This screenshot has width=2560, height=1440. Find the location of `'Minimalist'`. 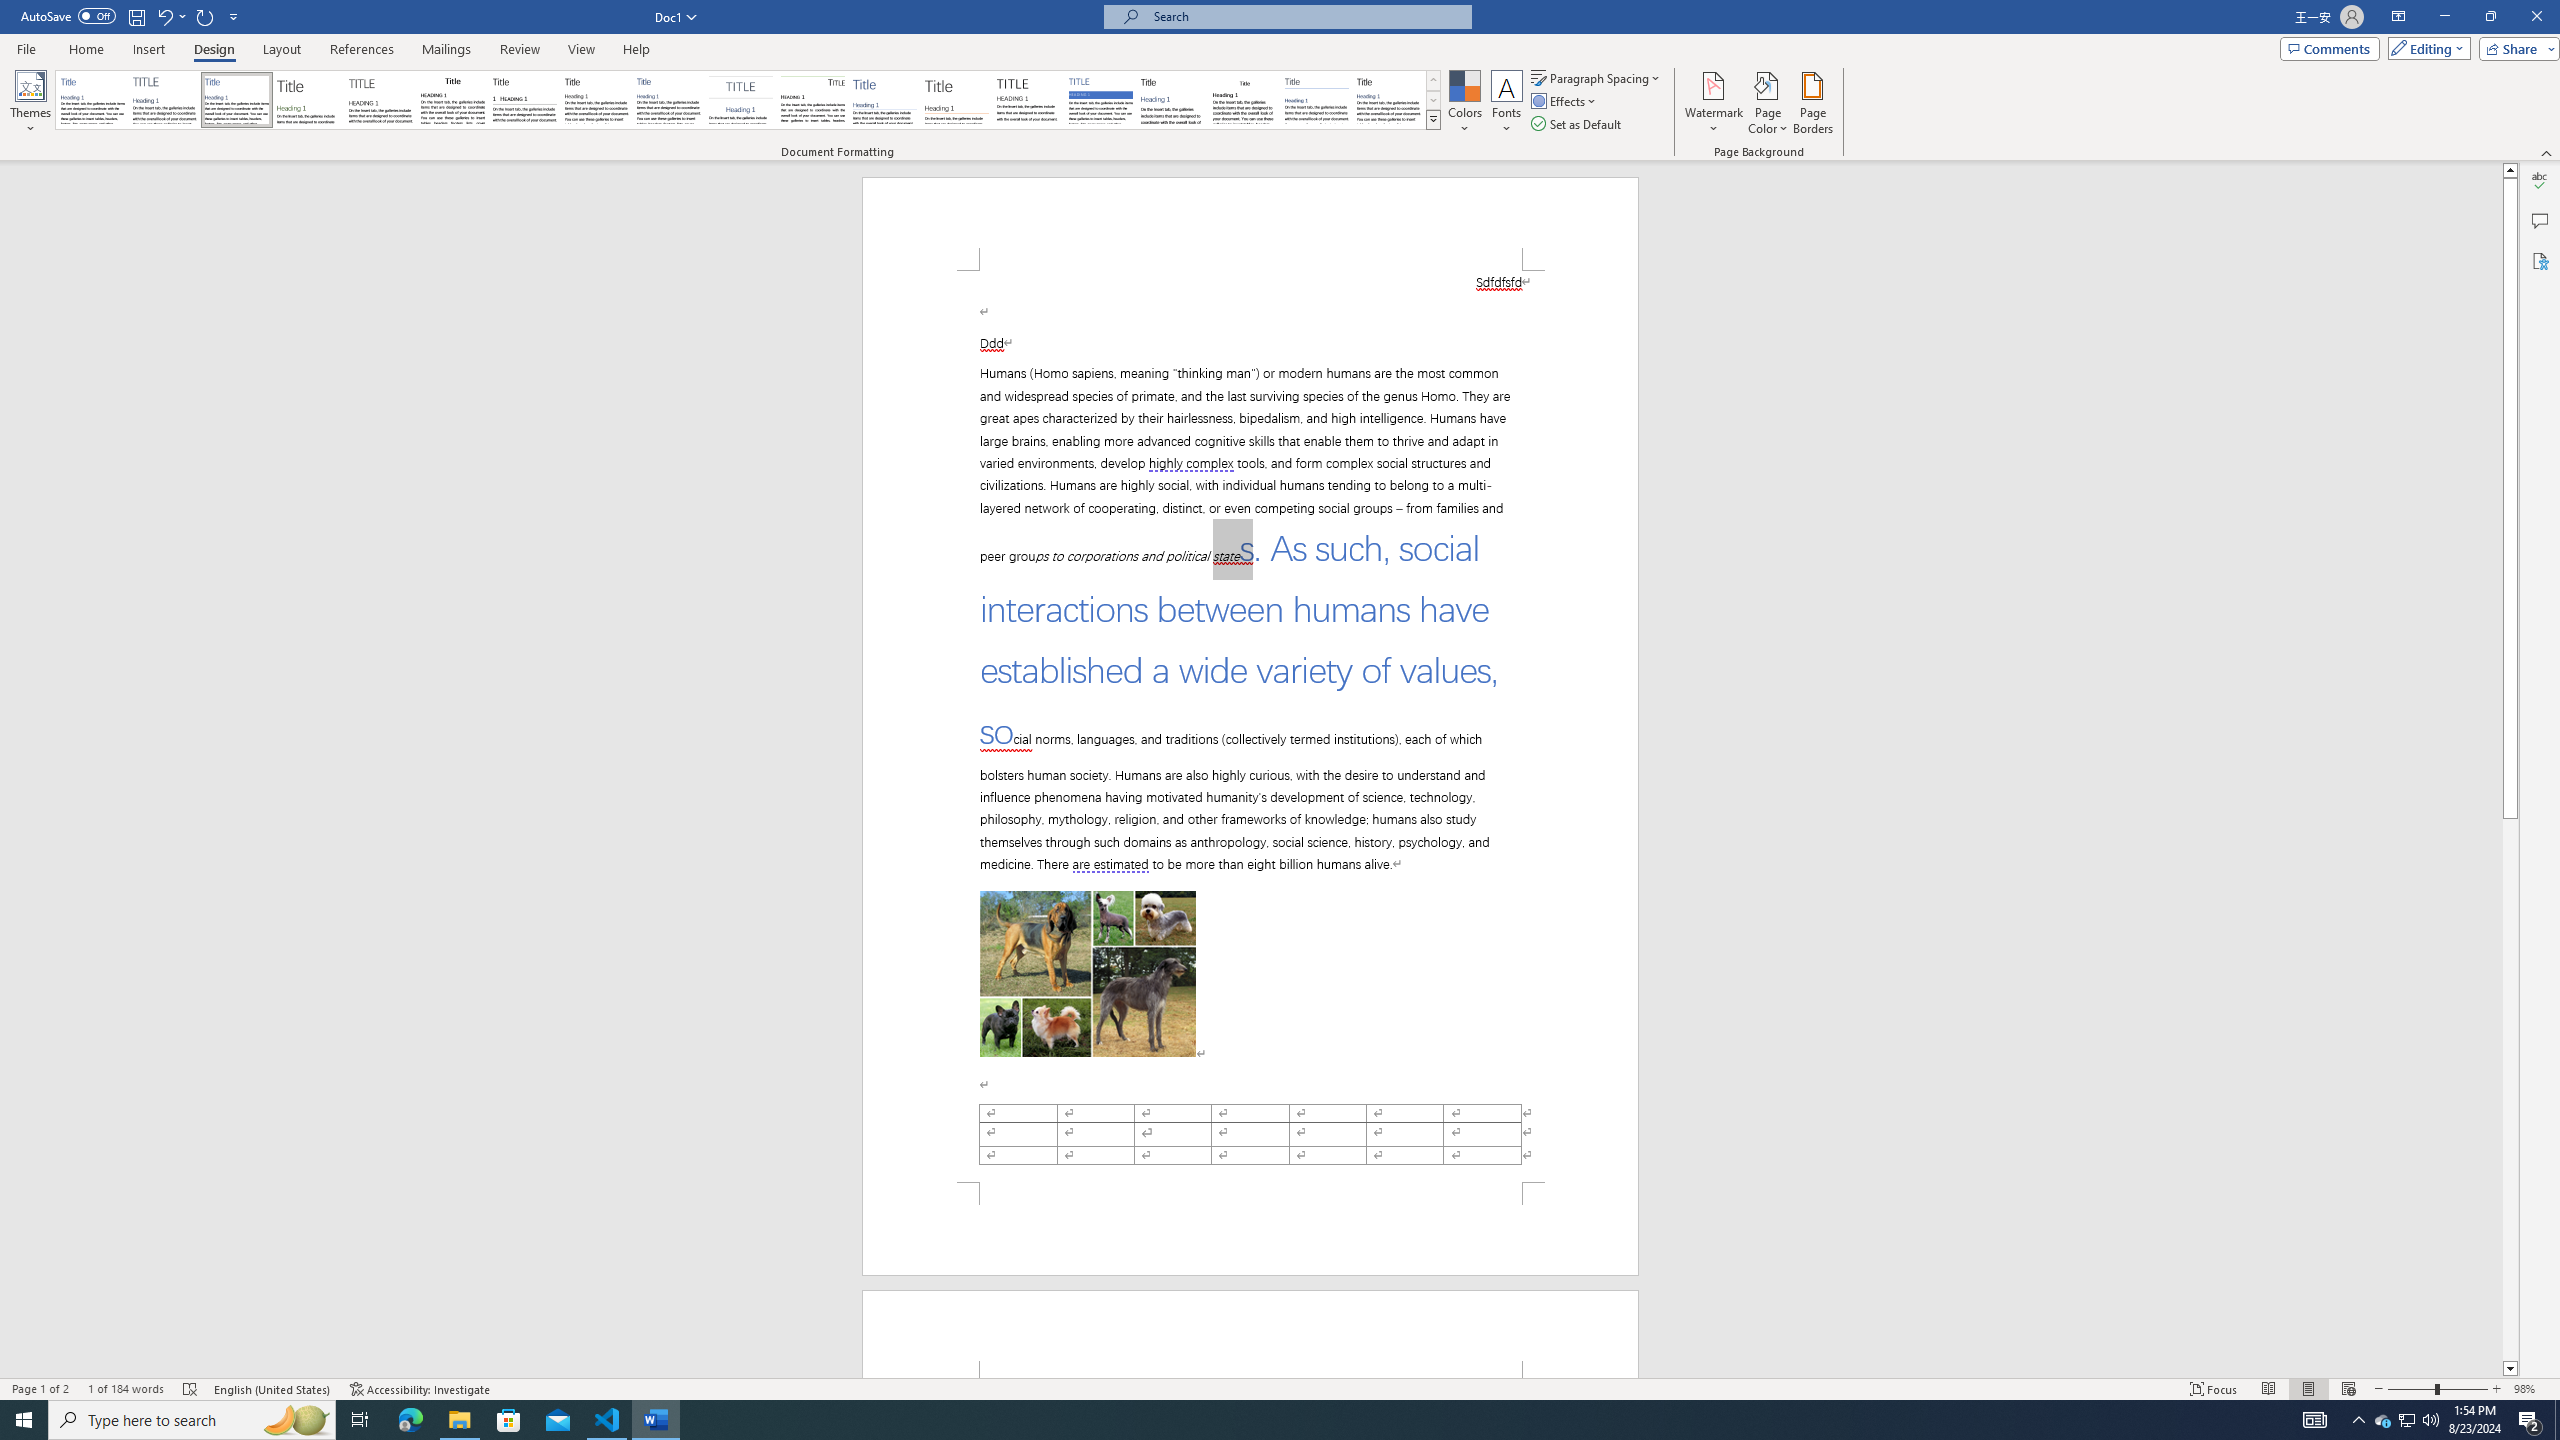

'Minimalist' is located at coordinates (1028, 99).